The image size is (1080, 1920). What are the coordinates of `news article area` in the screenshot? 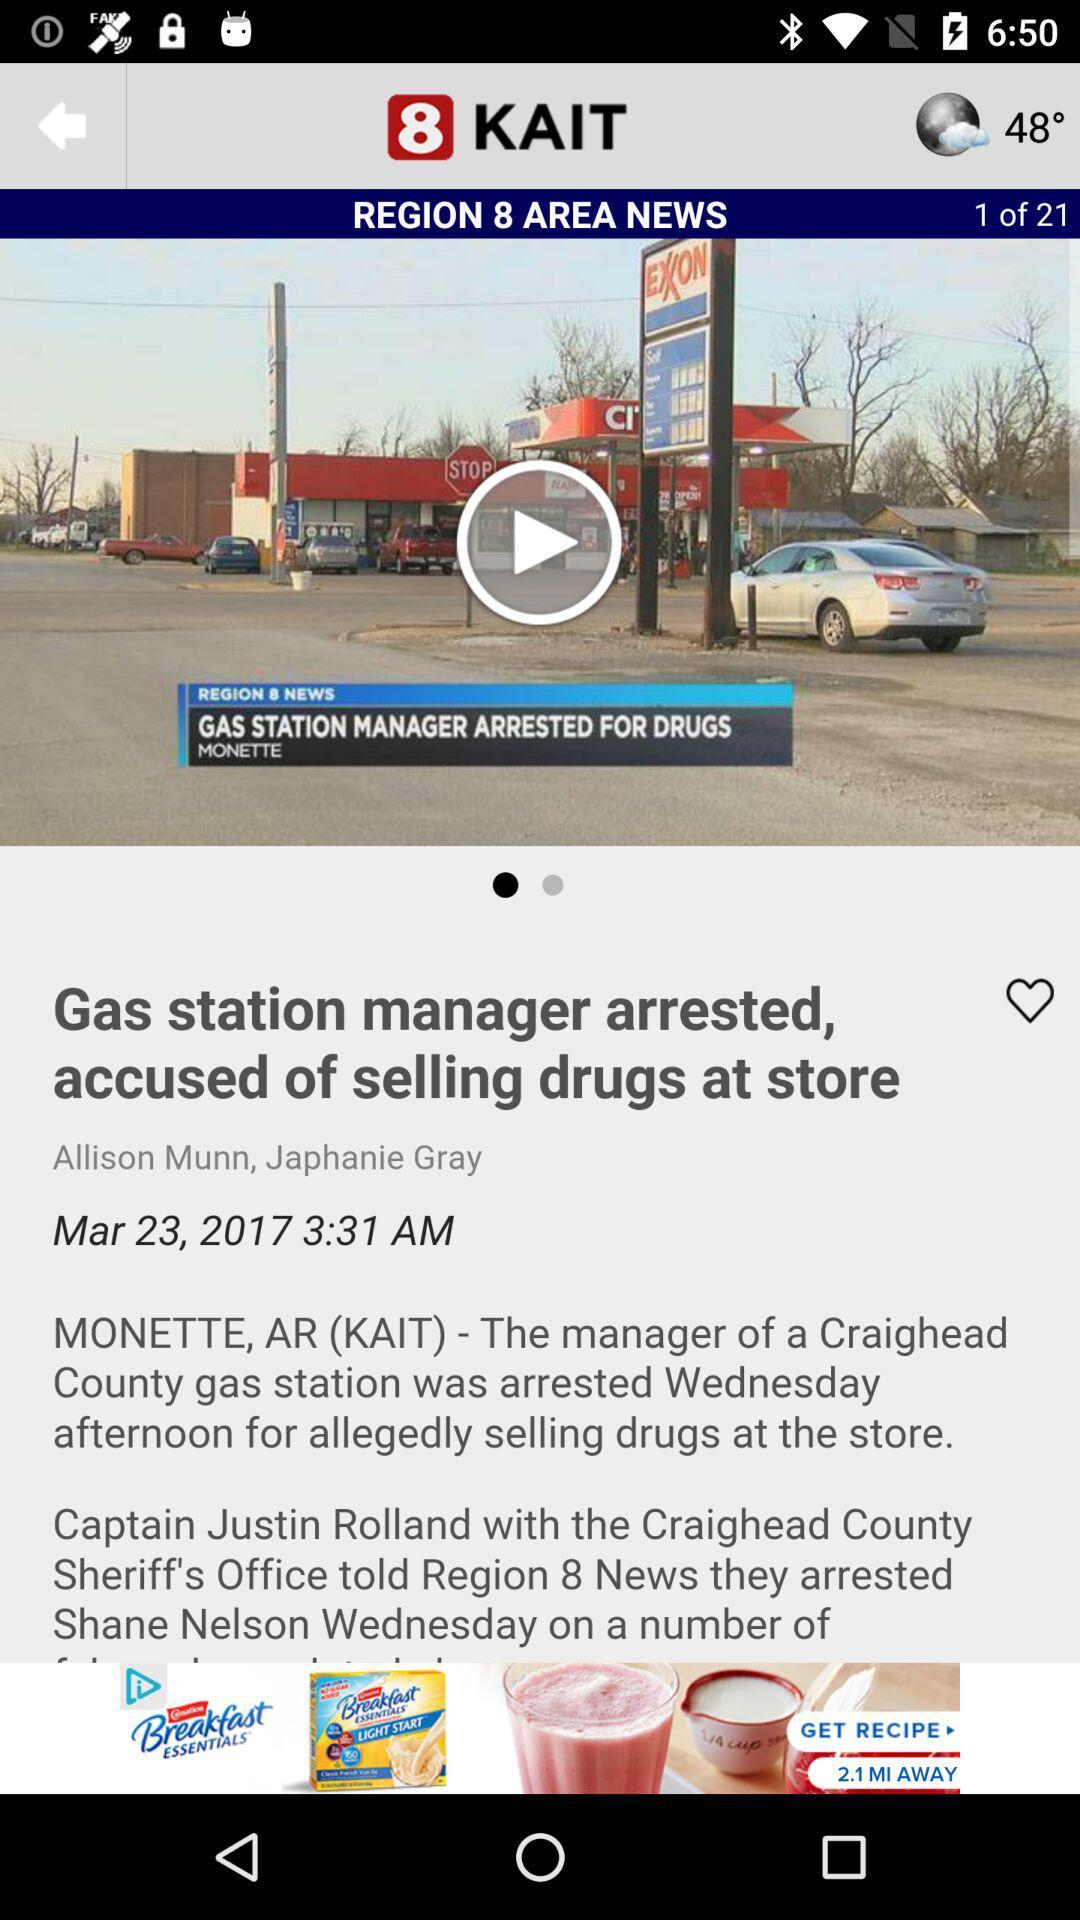 It's located at (540, 1293).